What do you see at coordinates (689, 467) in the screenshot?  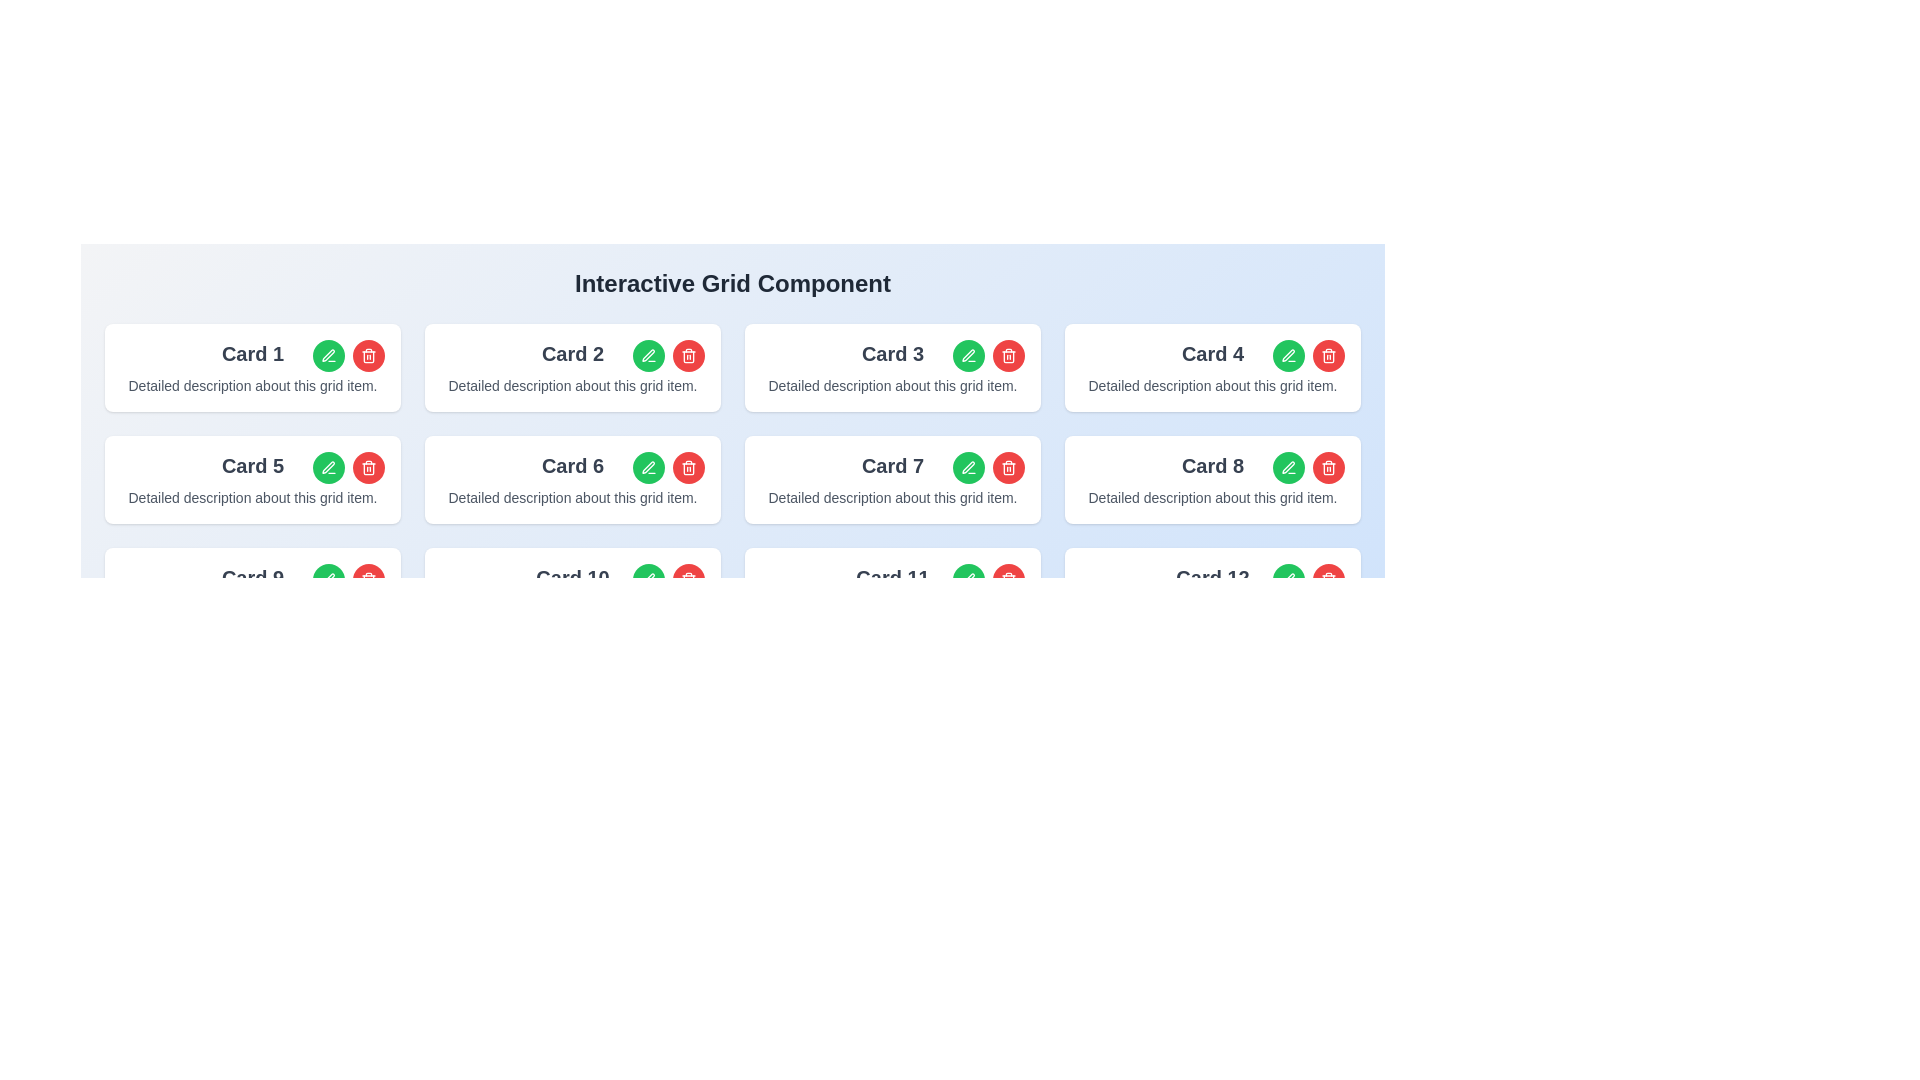 I see `the 'delete' button located in the top-right corner of 'Card 6'` at bounding box center [689, 467].